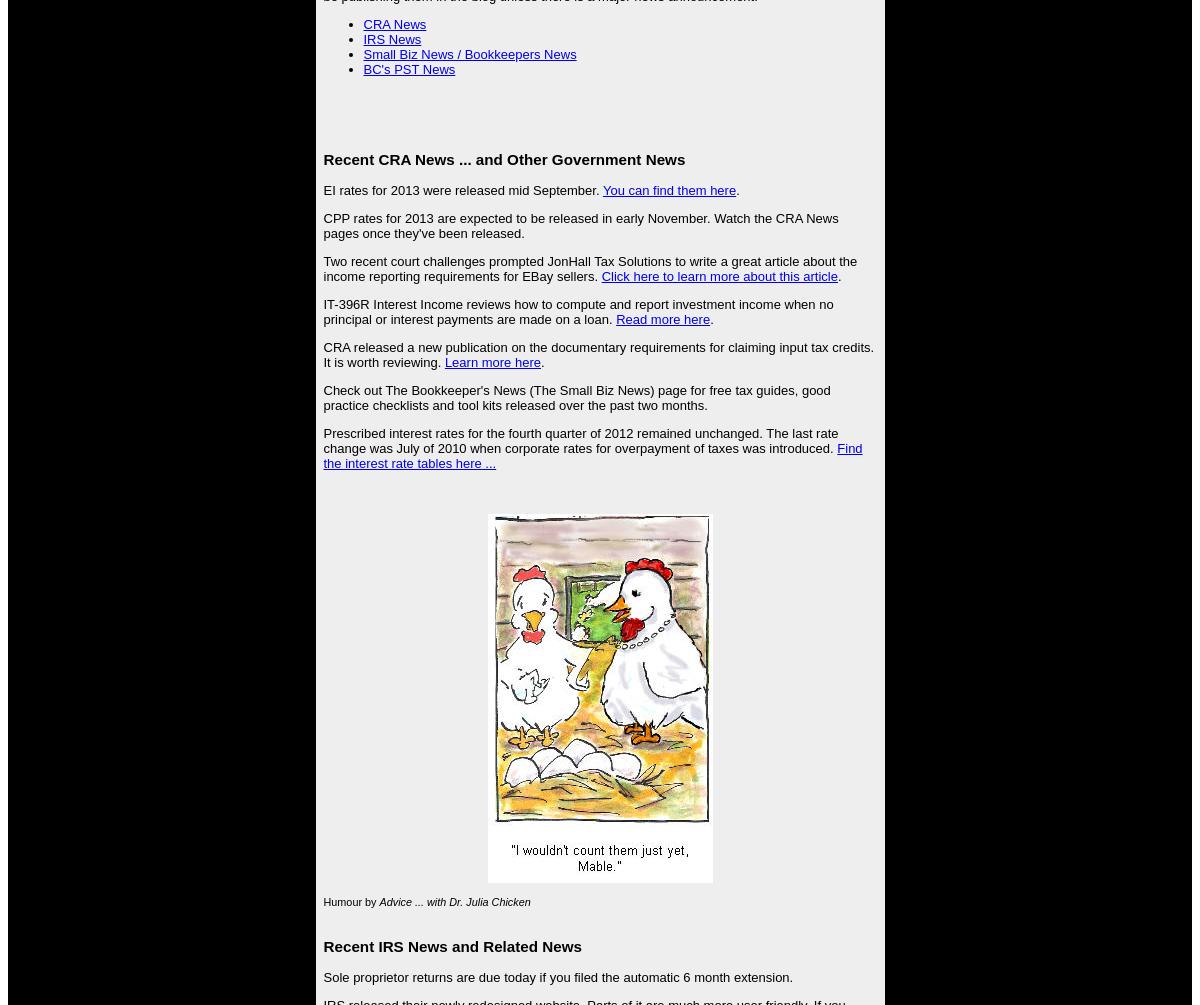 The height and width of the screenshot is (1005, 1200). What do you see at coordinates (669, 188) in the screenshot?
I see `'You can find them here'` at bounding box center [669, 188].